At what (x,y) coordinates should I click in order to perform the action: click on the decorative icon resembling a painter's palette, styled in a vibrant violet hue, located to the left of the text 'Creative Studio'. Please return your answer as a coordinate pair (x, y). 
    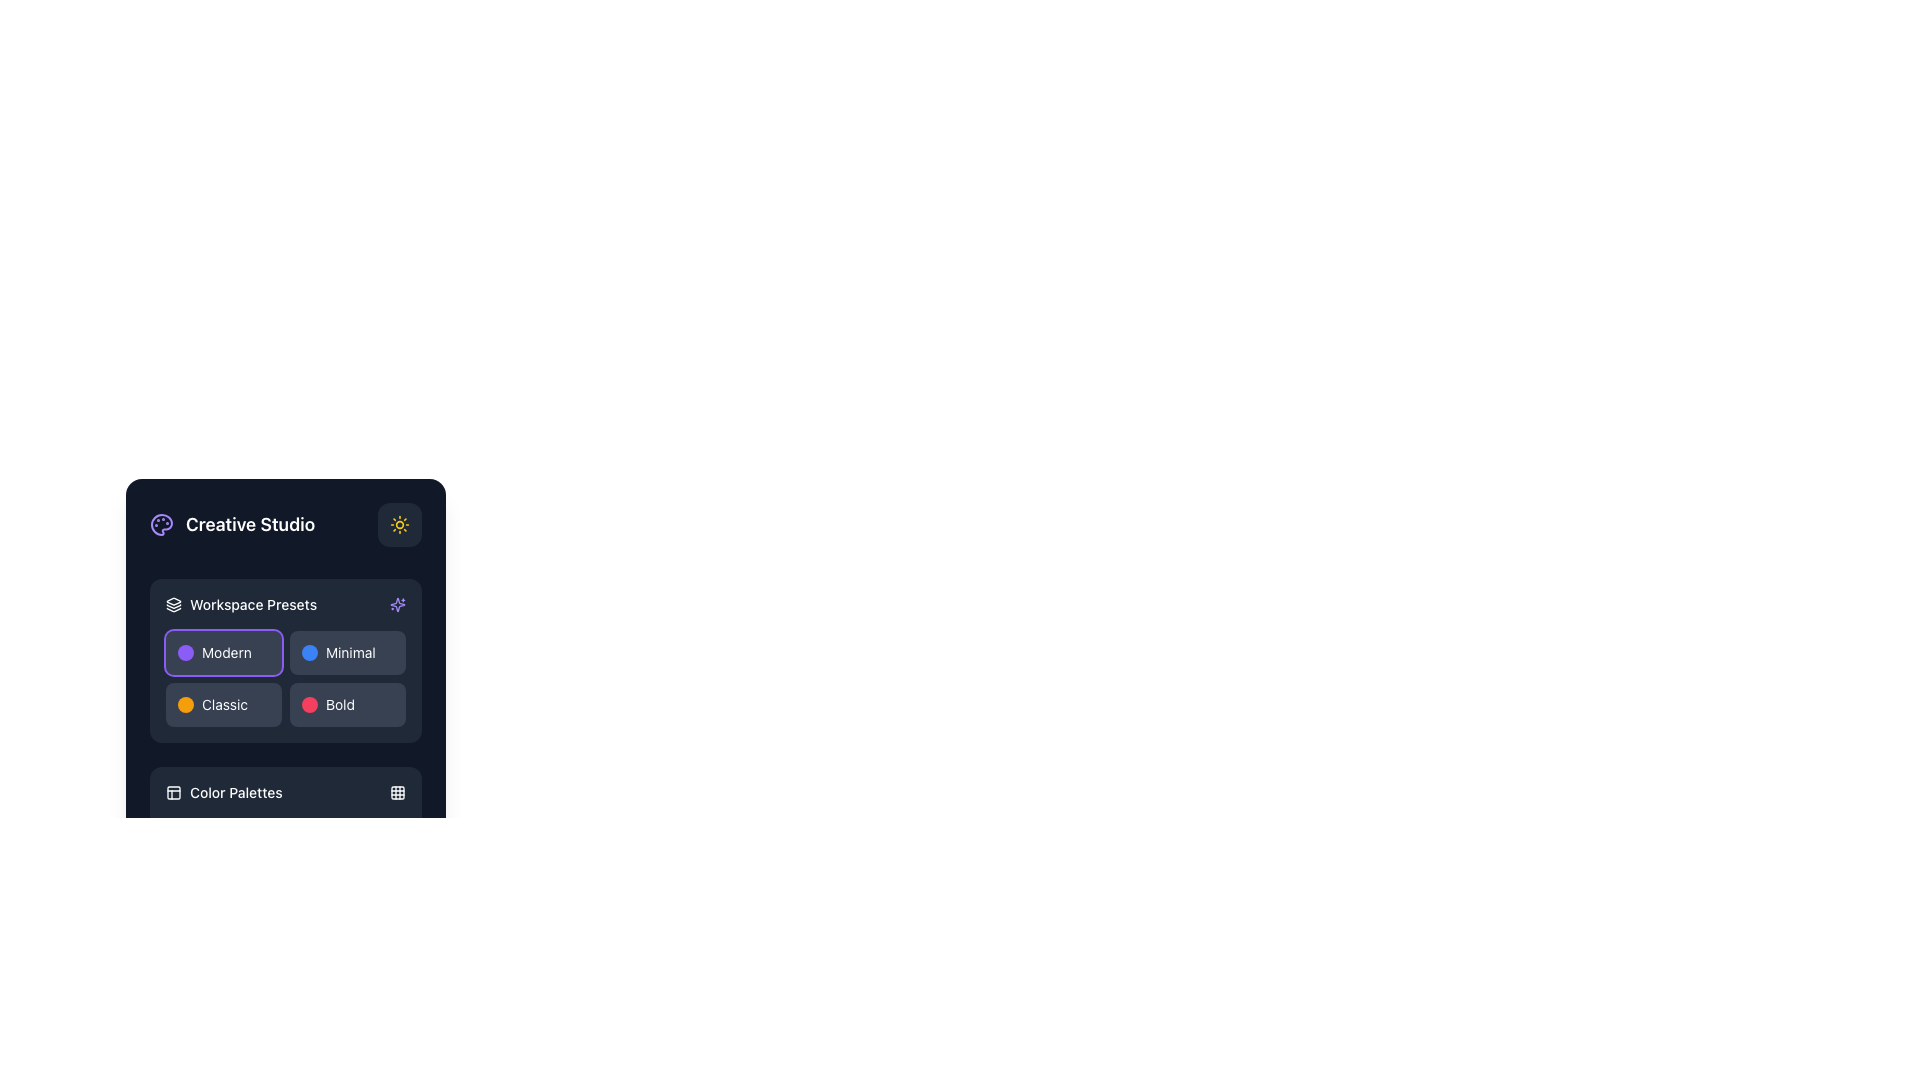
    Looking at the image, I should click on (162, 523).